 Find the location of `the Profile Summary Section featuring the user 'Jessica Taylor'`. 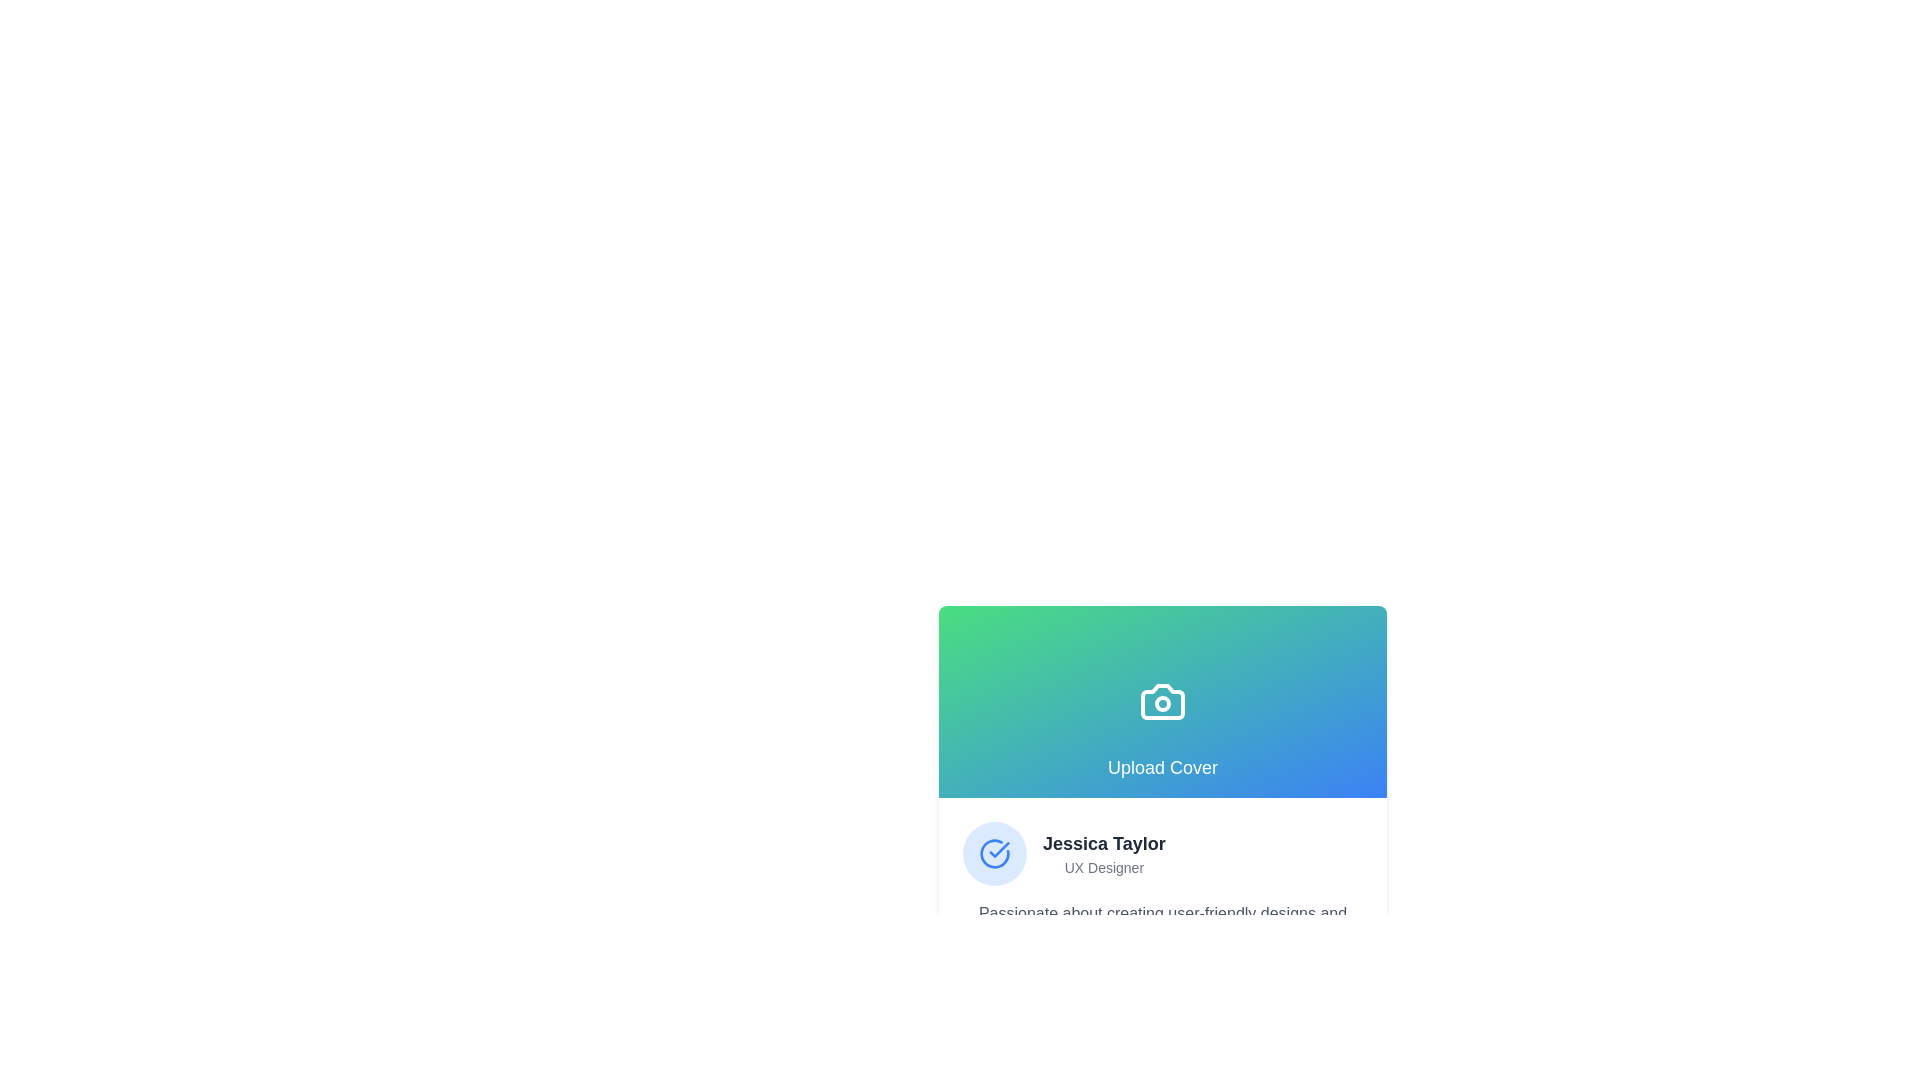

the Profile Summary Section featuring the user 'Jessica Taylor' is located at coordinates (1162, 853).